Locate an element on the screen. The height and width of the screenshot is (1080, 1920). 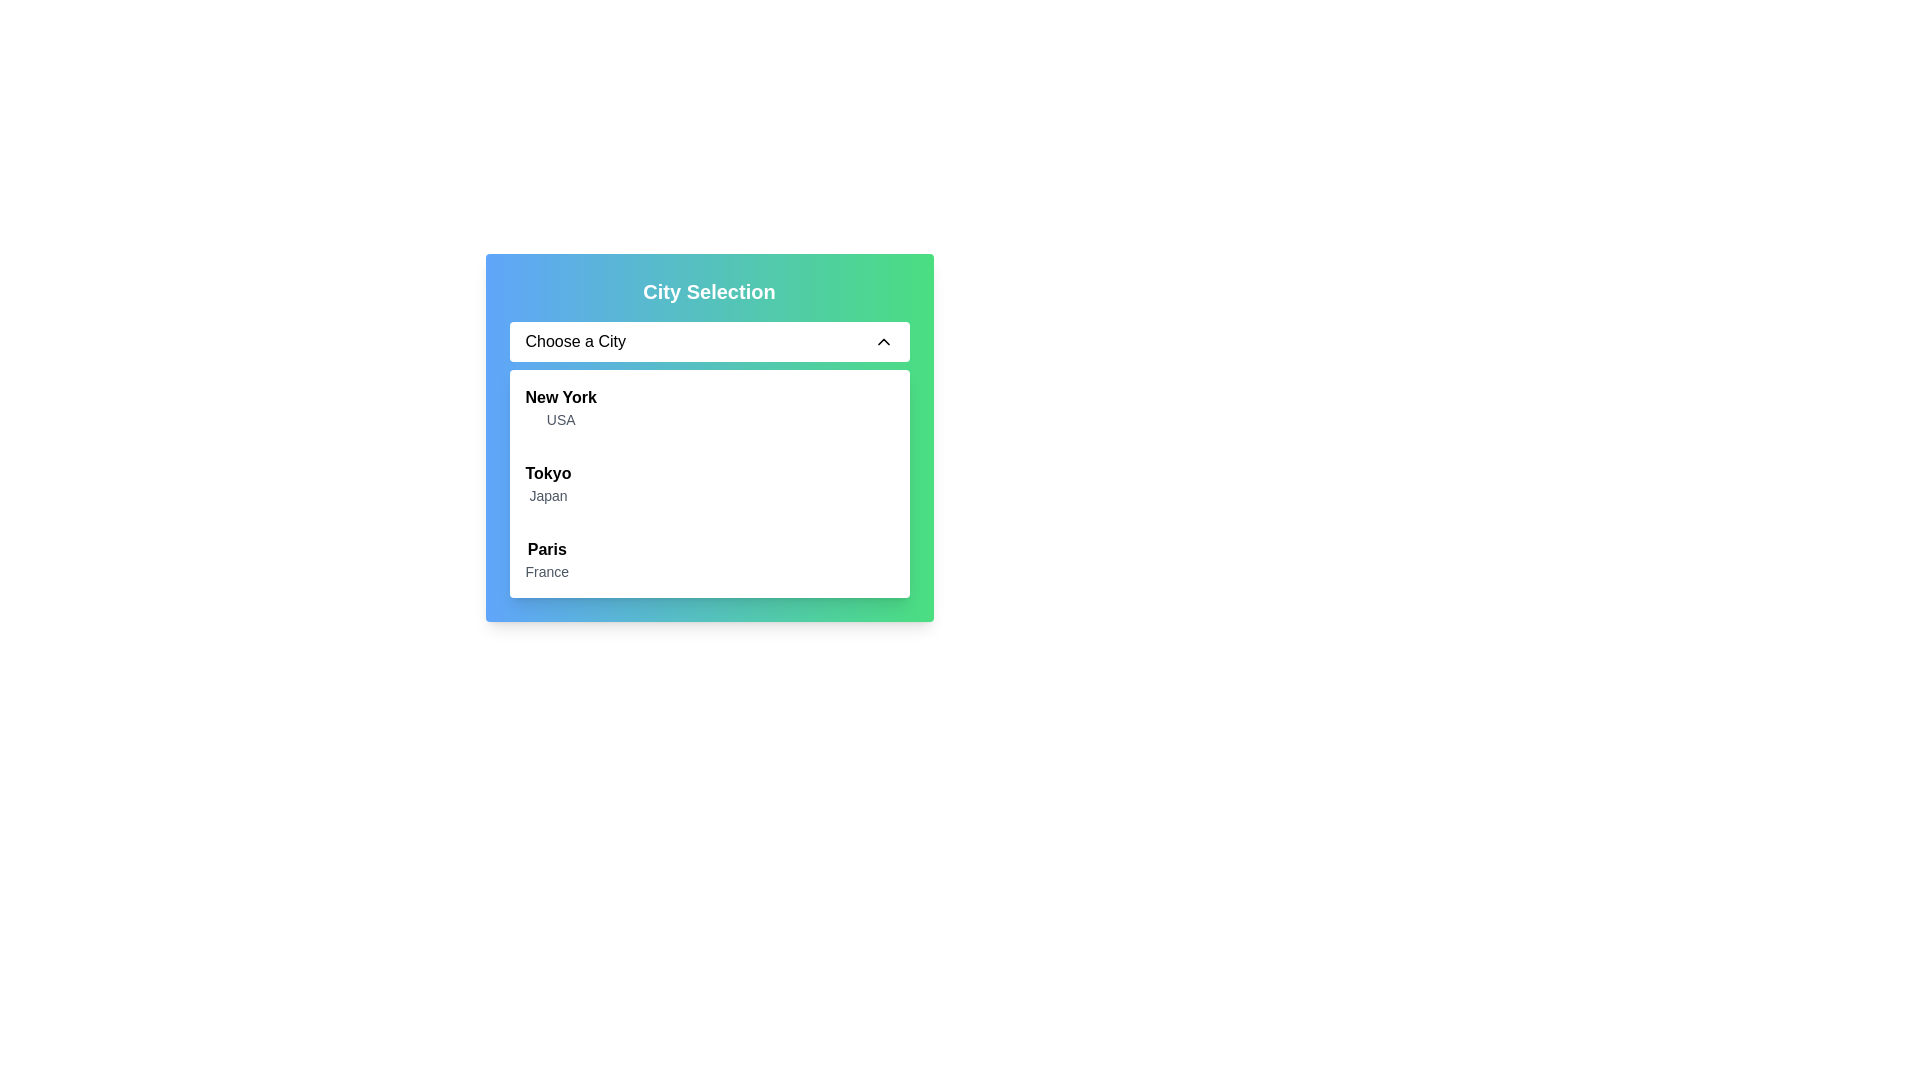
the 'New York, USA' option in the city selection dropdown menu, which is the first entry in the list underneath the 'Choose a City' field is located at coordinates (560, 407).